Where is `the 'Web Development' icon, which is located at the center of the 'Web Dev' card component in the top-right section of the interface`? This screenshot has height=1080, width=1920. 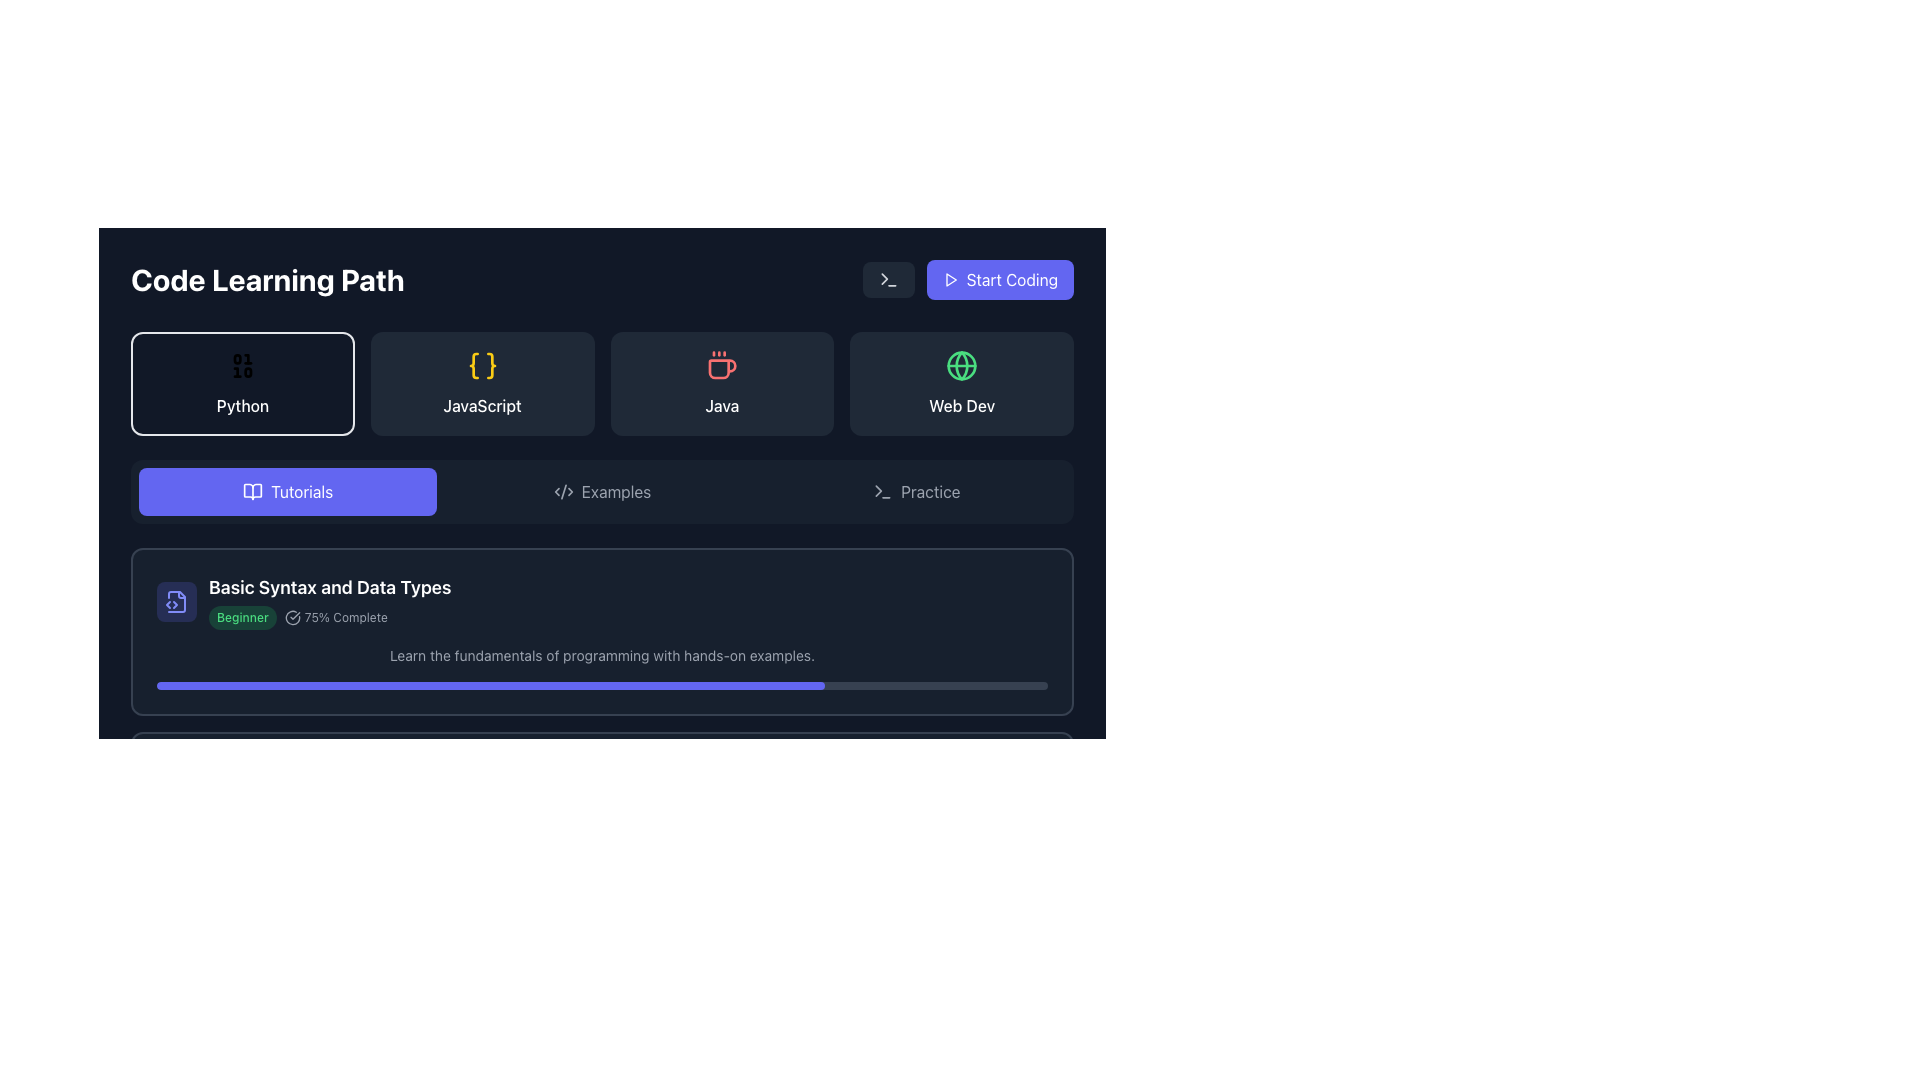
the 'Web Development' icon, which is located at the center of the 'Web Dev' card component in the top-right section of the interface is located at coordinates (962, 366).